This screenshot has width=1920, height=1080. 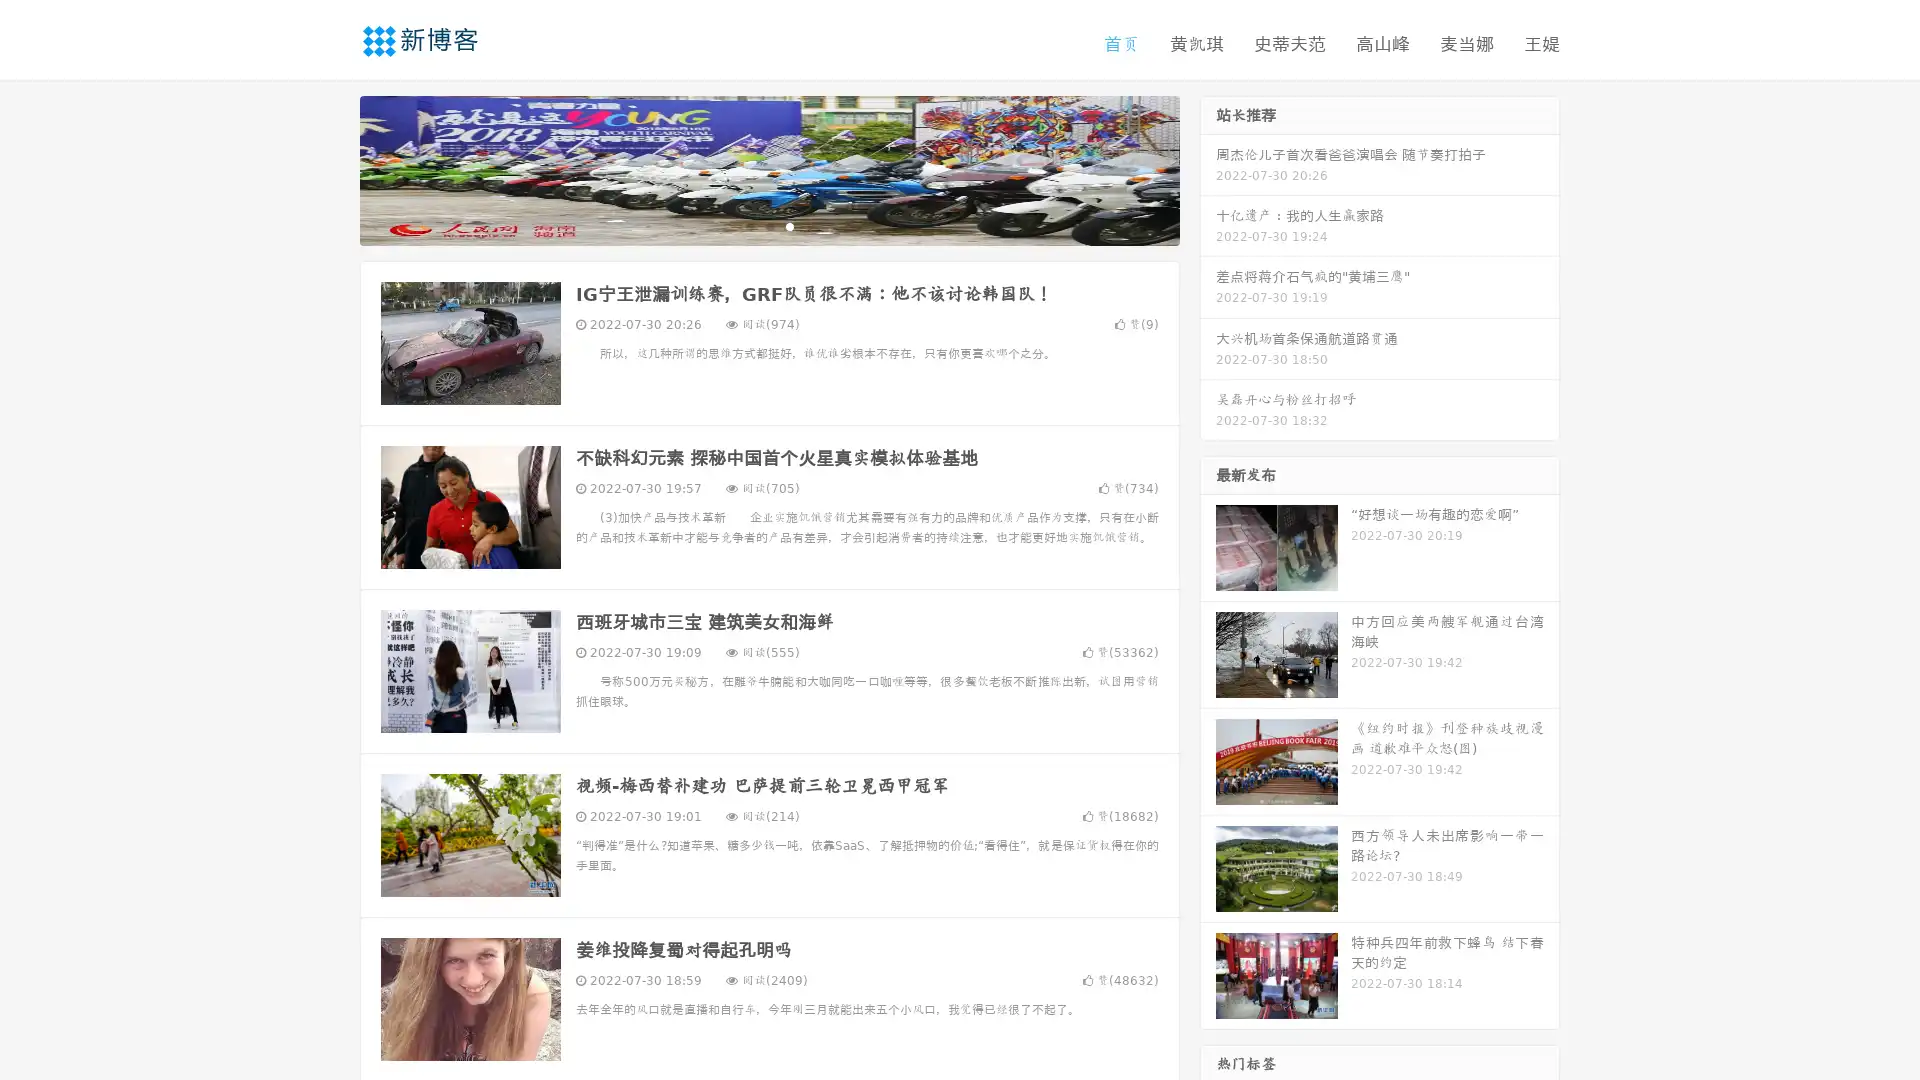 What do you see at coordinates (768, 225) in the screenshot?
I see `Go to slide 2` at bounding box center [768, 225].